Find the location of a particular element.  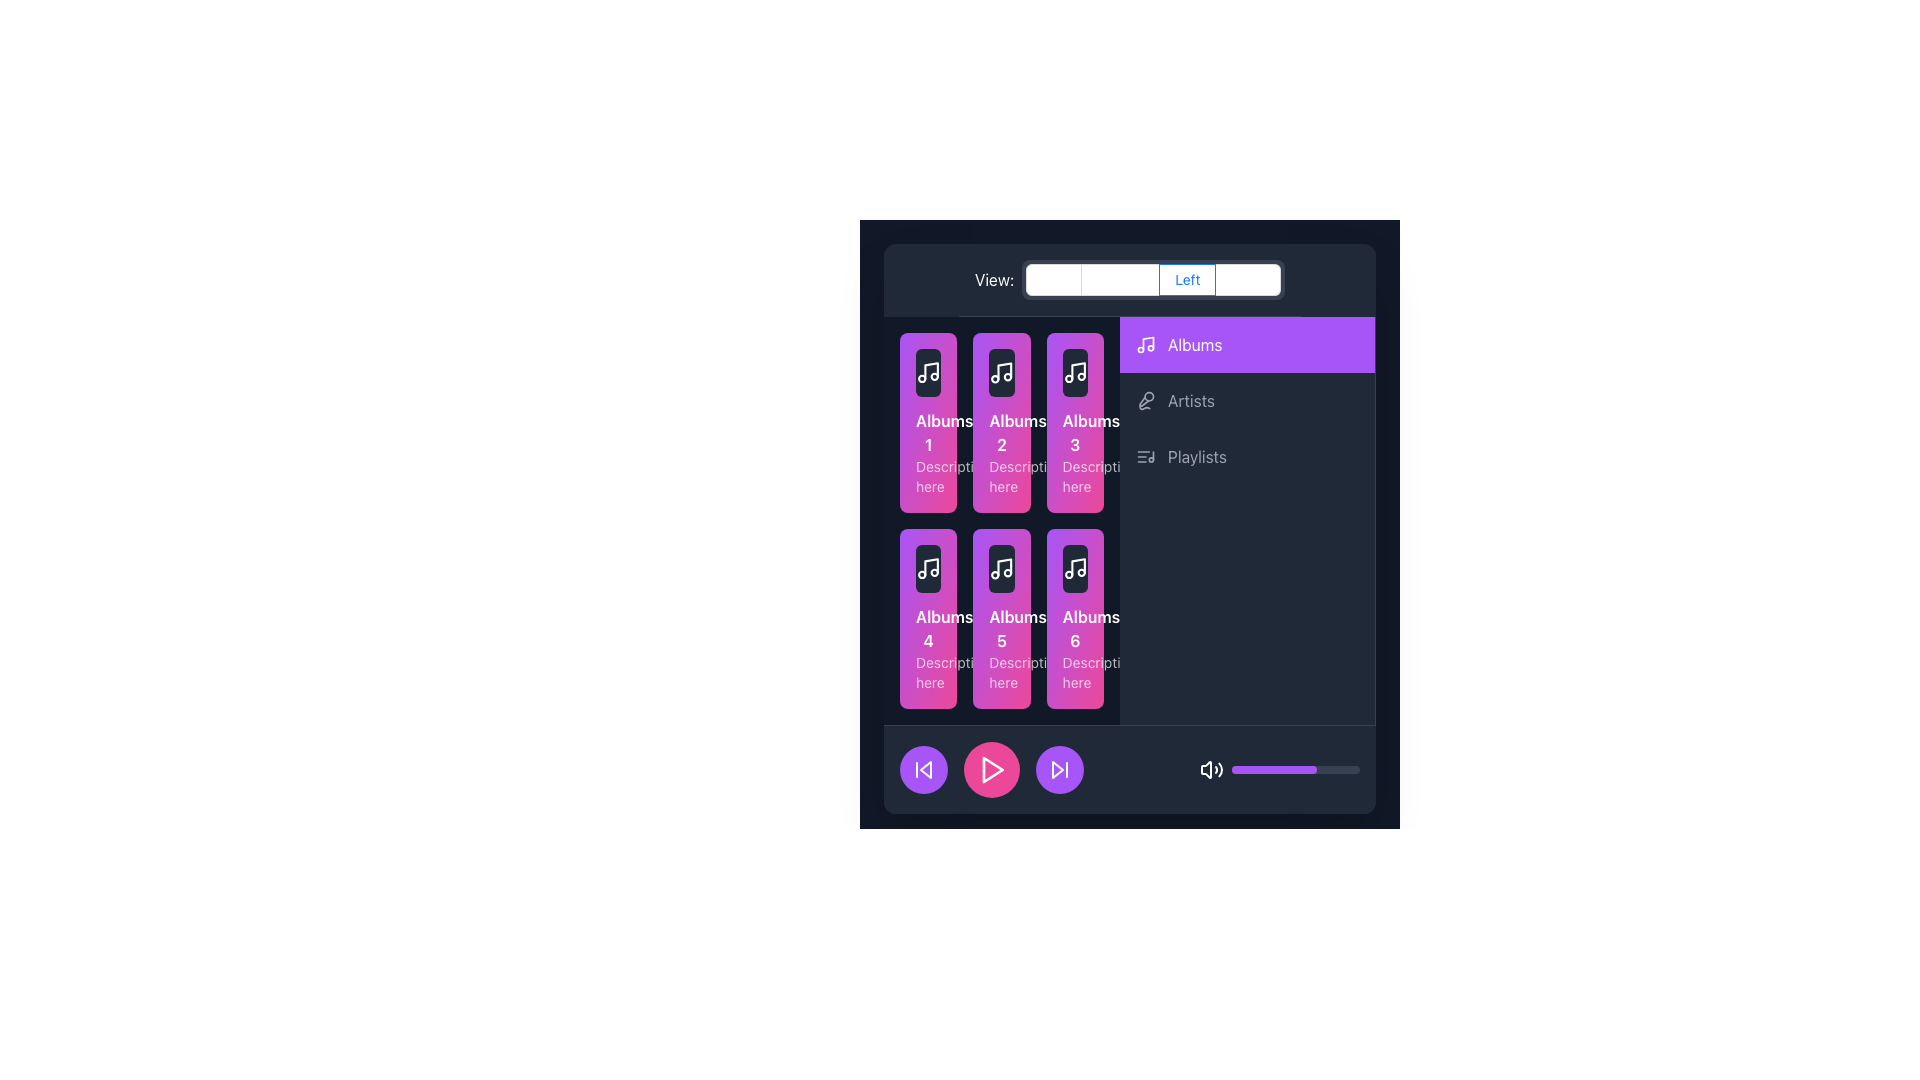

the top-left button-like clickable card in the 2x3 grid is located at coordinates (927, 422).